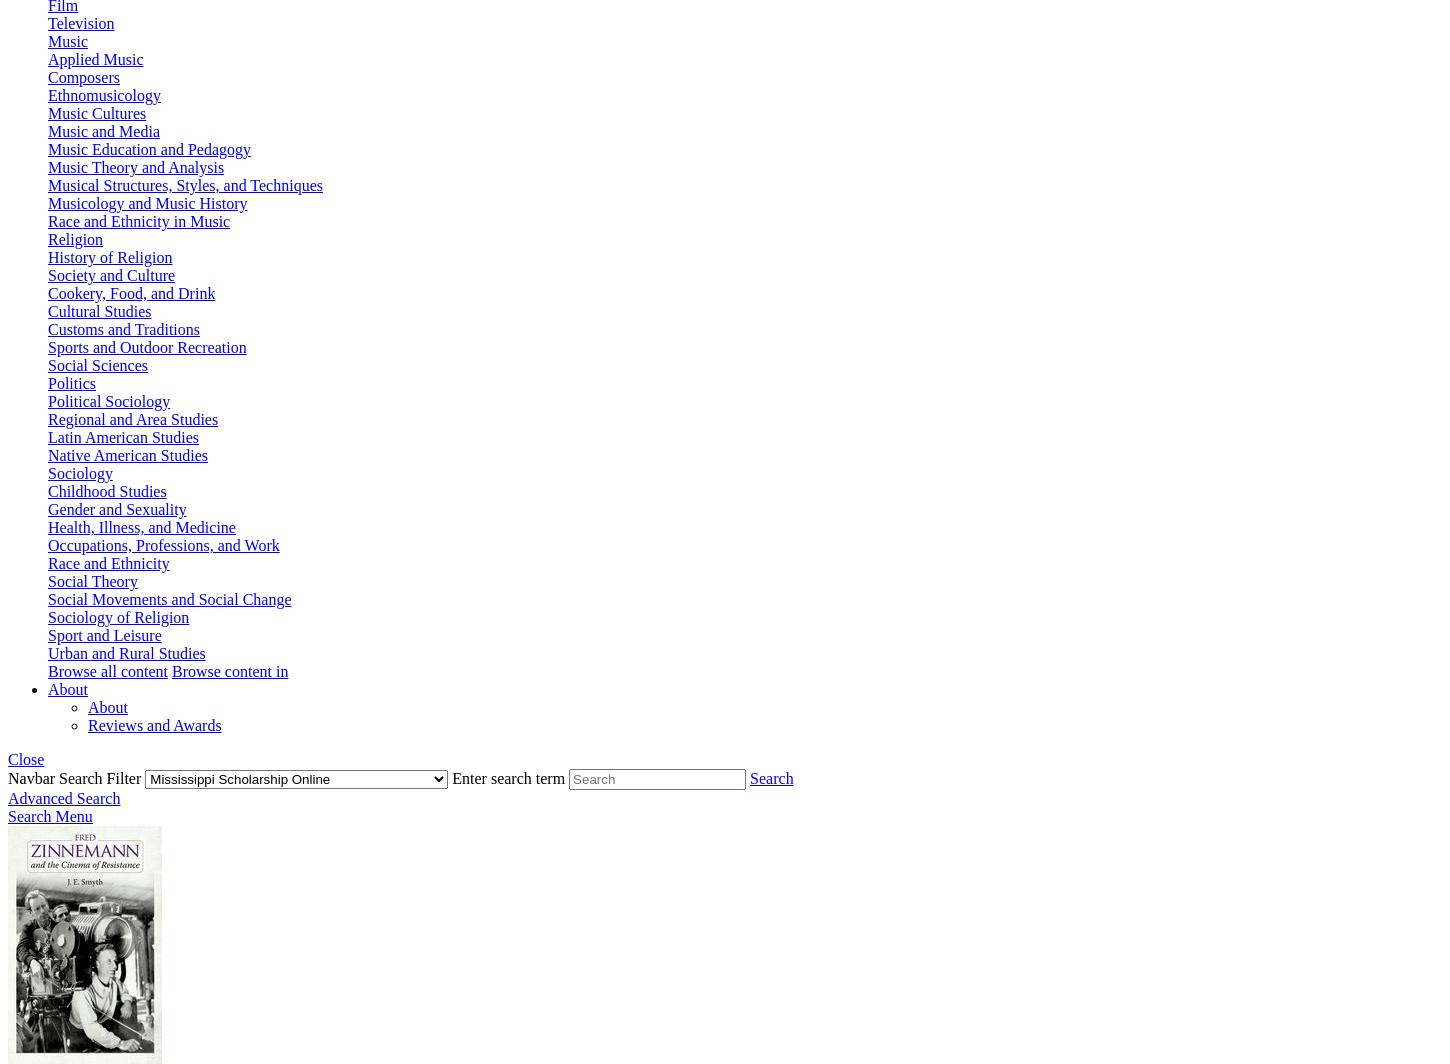  What do you see at coordinates (149, 275) in the screenshot?
I see `'Culture'` at bounding box center [149, 275].